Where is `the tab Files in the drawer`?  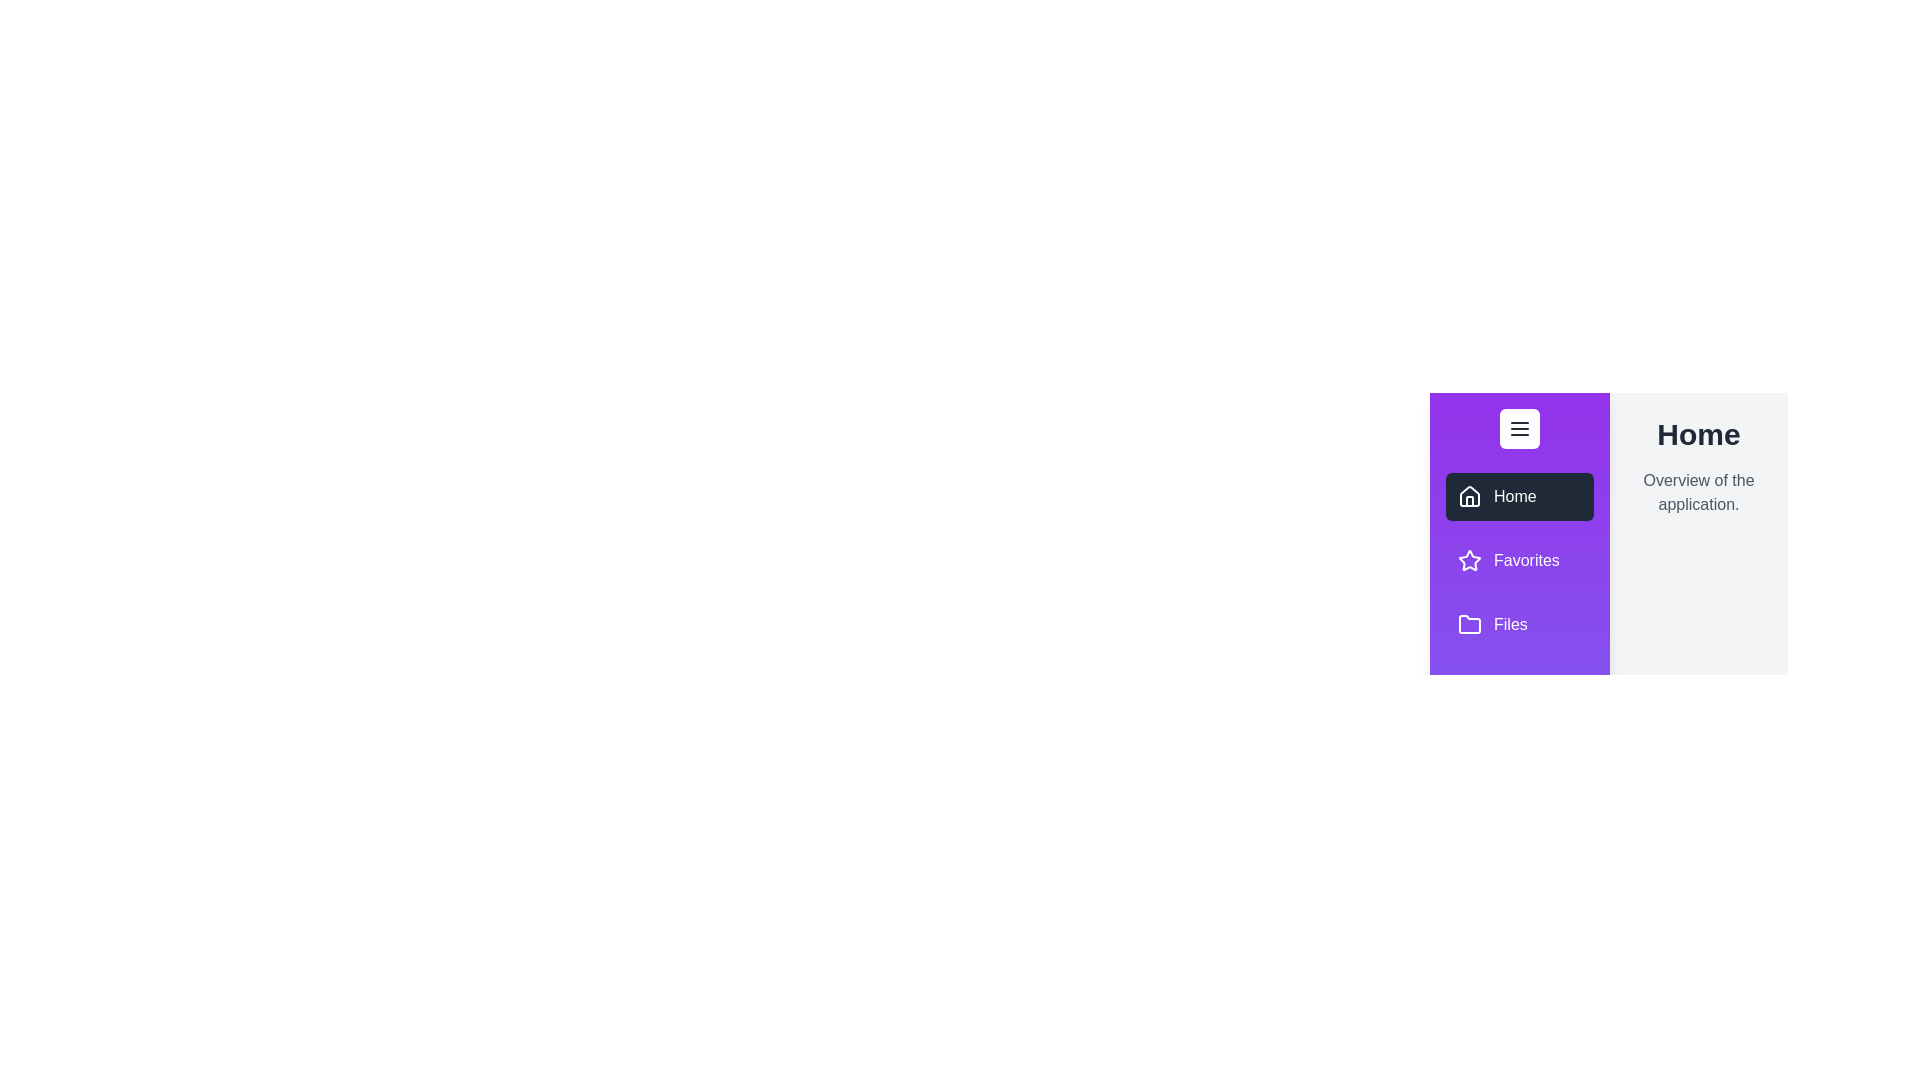 the tab Files in the drawer is located at coordinates (1520, 623).